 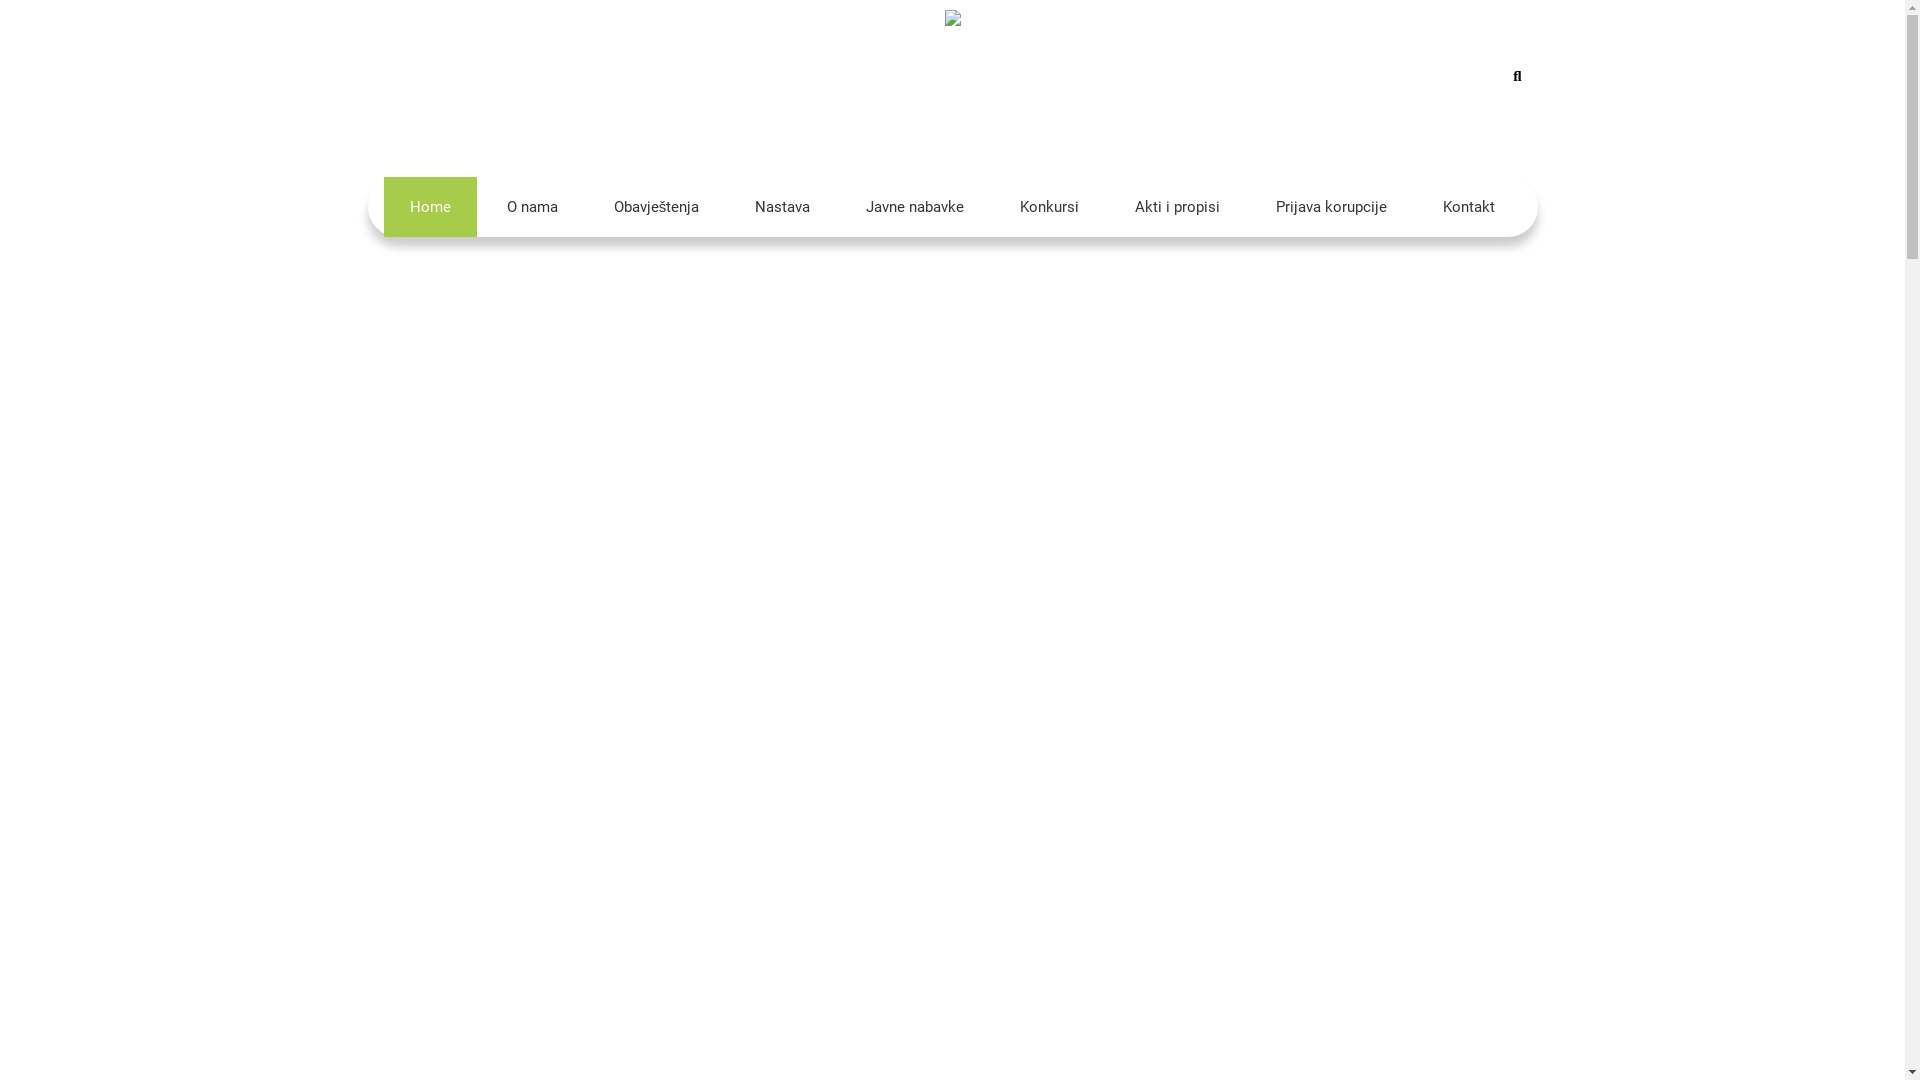 I want to click on 'Javne nabavke', so click(x=840, y=207).